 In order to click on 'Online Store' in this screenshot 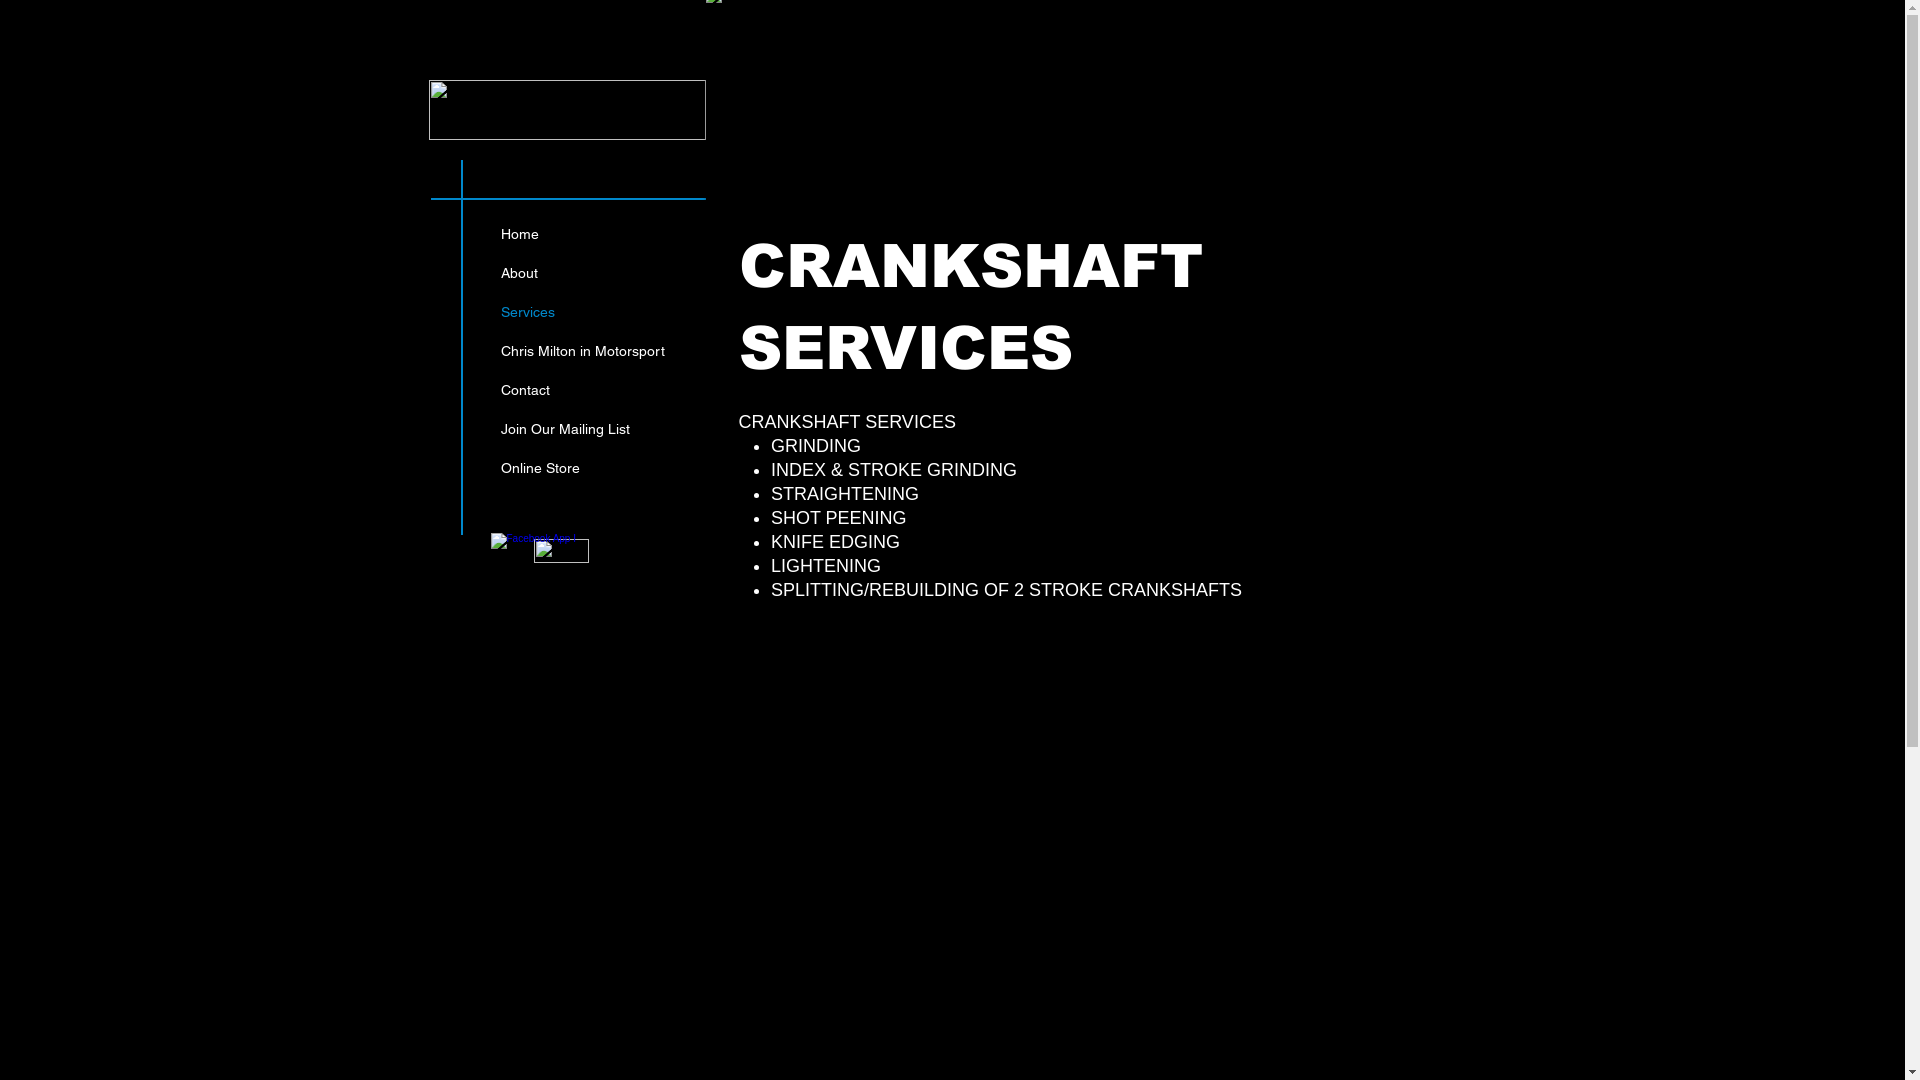, I will do `click(580, 468)`.